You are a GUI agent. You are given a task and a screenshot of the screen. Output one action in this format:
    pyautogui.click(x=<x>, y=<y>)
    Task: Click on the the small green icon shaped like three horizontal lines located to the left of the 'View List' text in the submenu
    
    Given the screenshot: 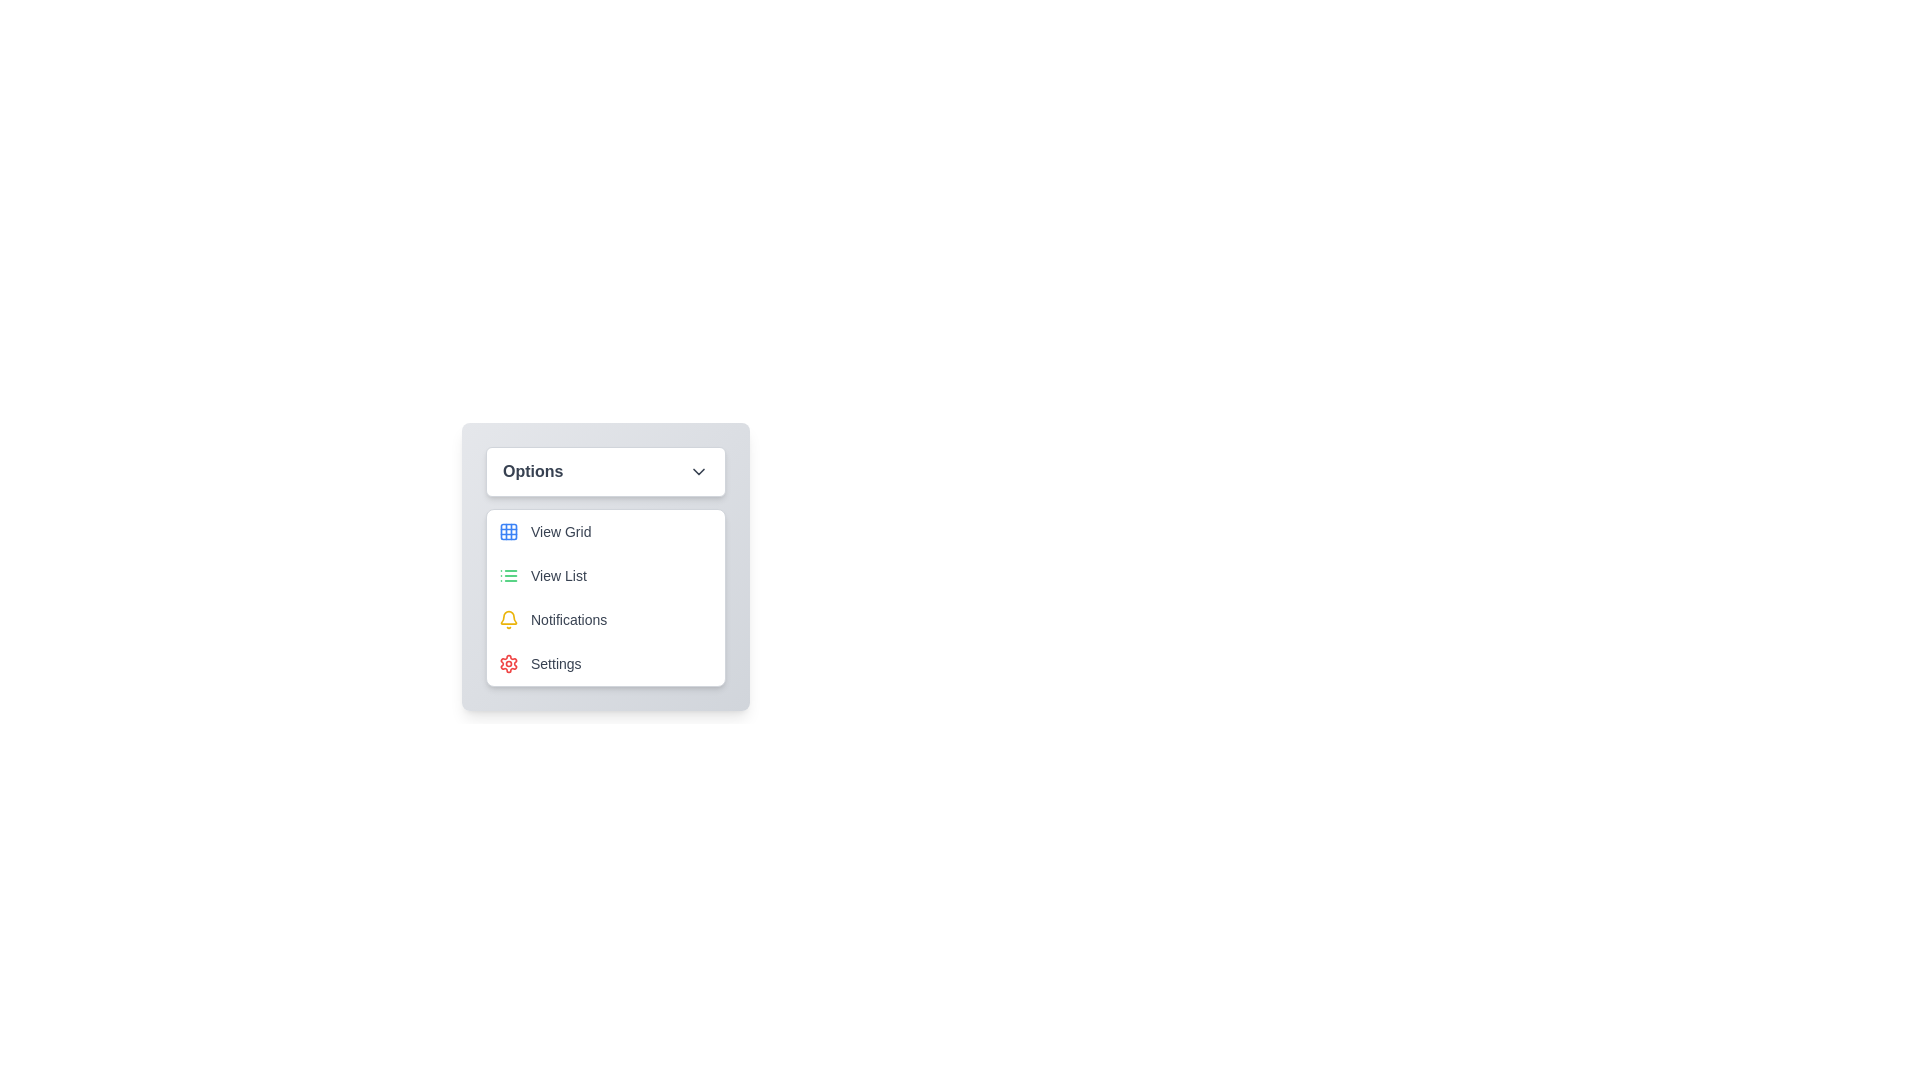 What is the action you would take?
    pyautogui.click(x=508, y=575)
    